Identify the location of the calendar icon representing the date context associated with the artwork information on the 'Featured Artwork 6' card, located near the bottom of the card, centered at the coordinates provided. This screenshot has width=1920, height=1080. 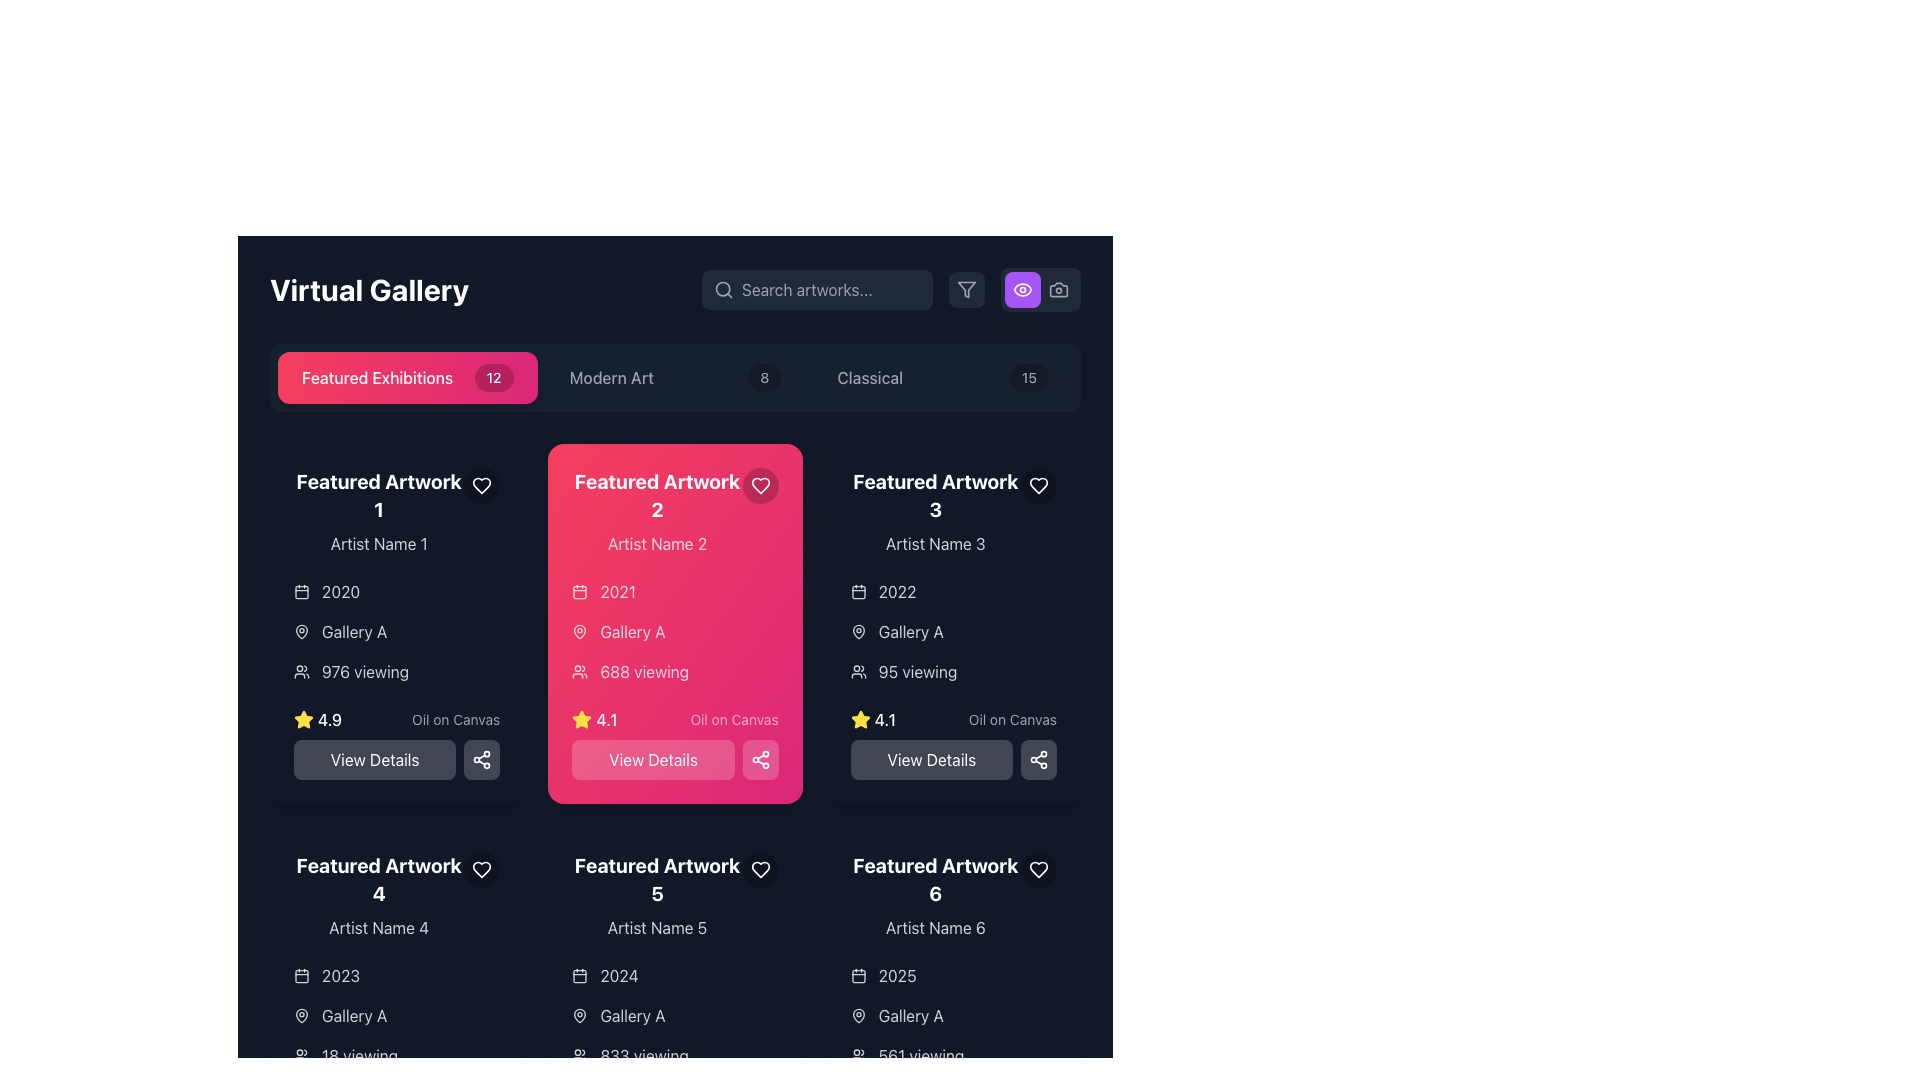
(858, 975).